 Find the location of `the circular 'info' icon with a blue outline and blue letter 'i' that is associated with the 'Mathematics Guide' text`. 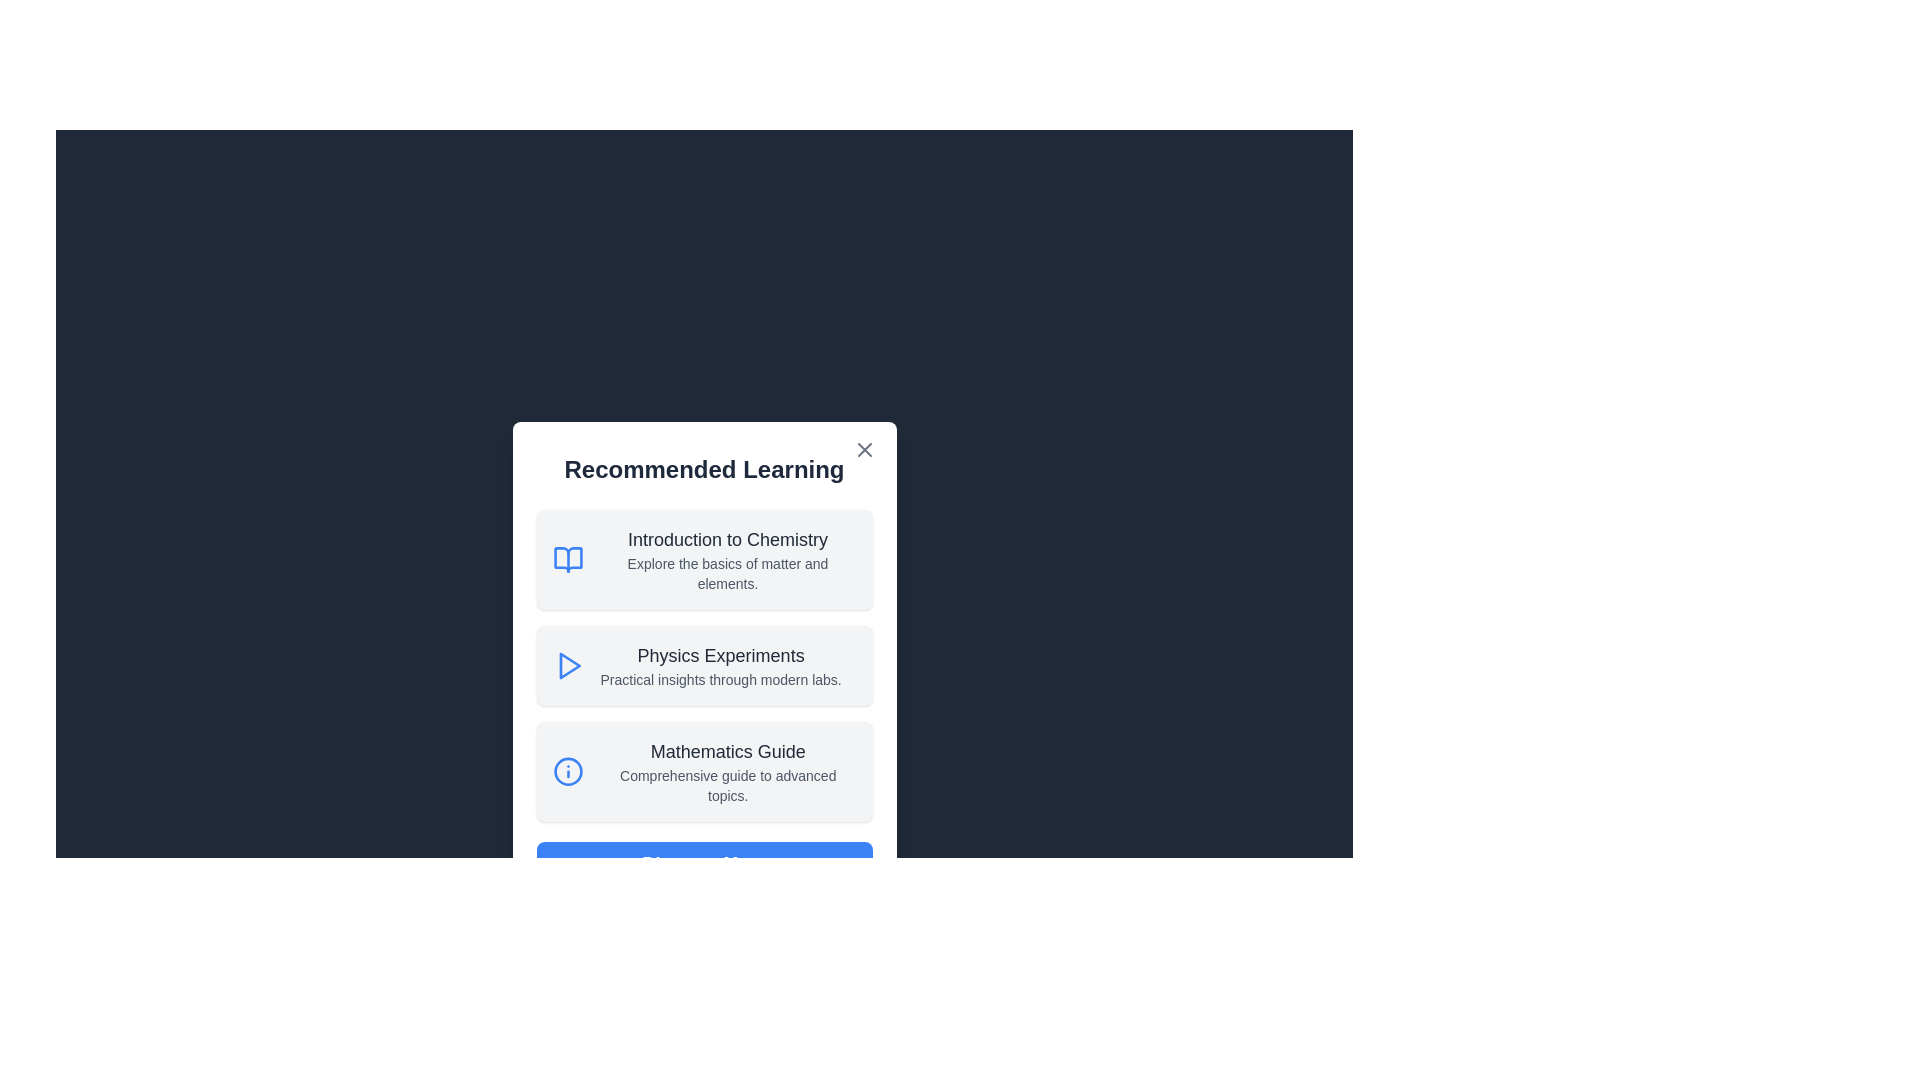

the circular 'info' icon with a blue outline and blue letter 'i' that is associated with the 'Mathematics Guide' text is located at coordinates (567, 770).